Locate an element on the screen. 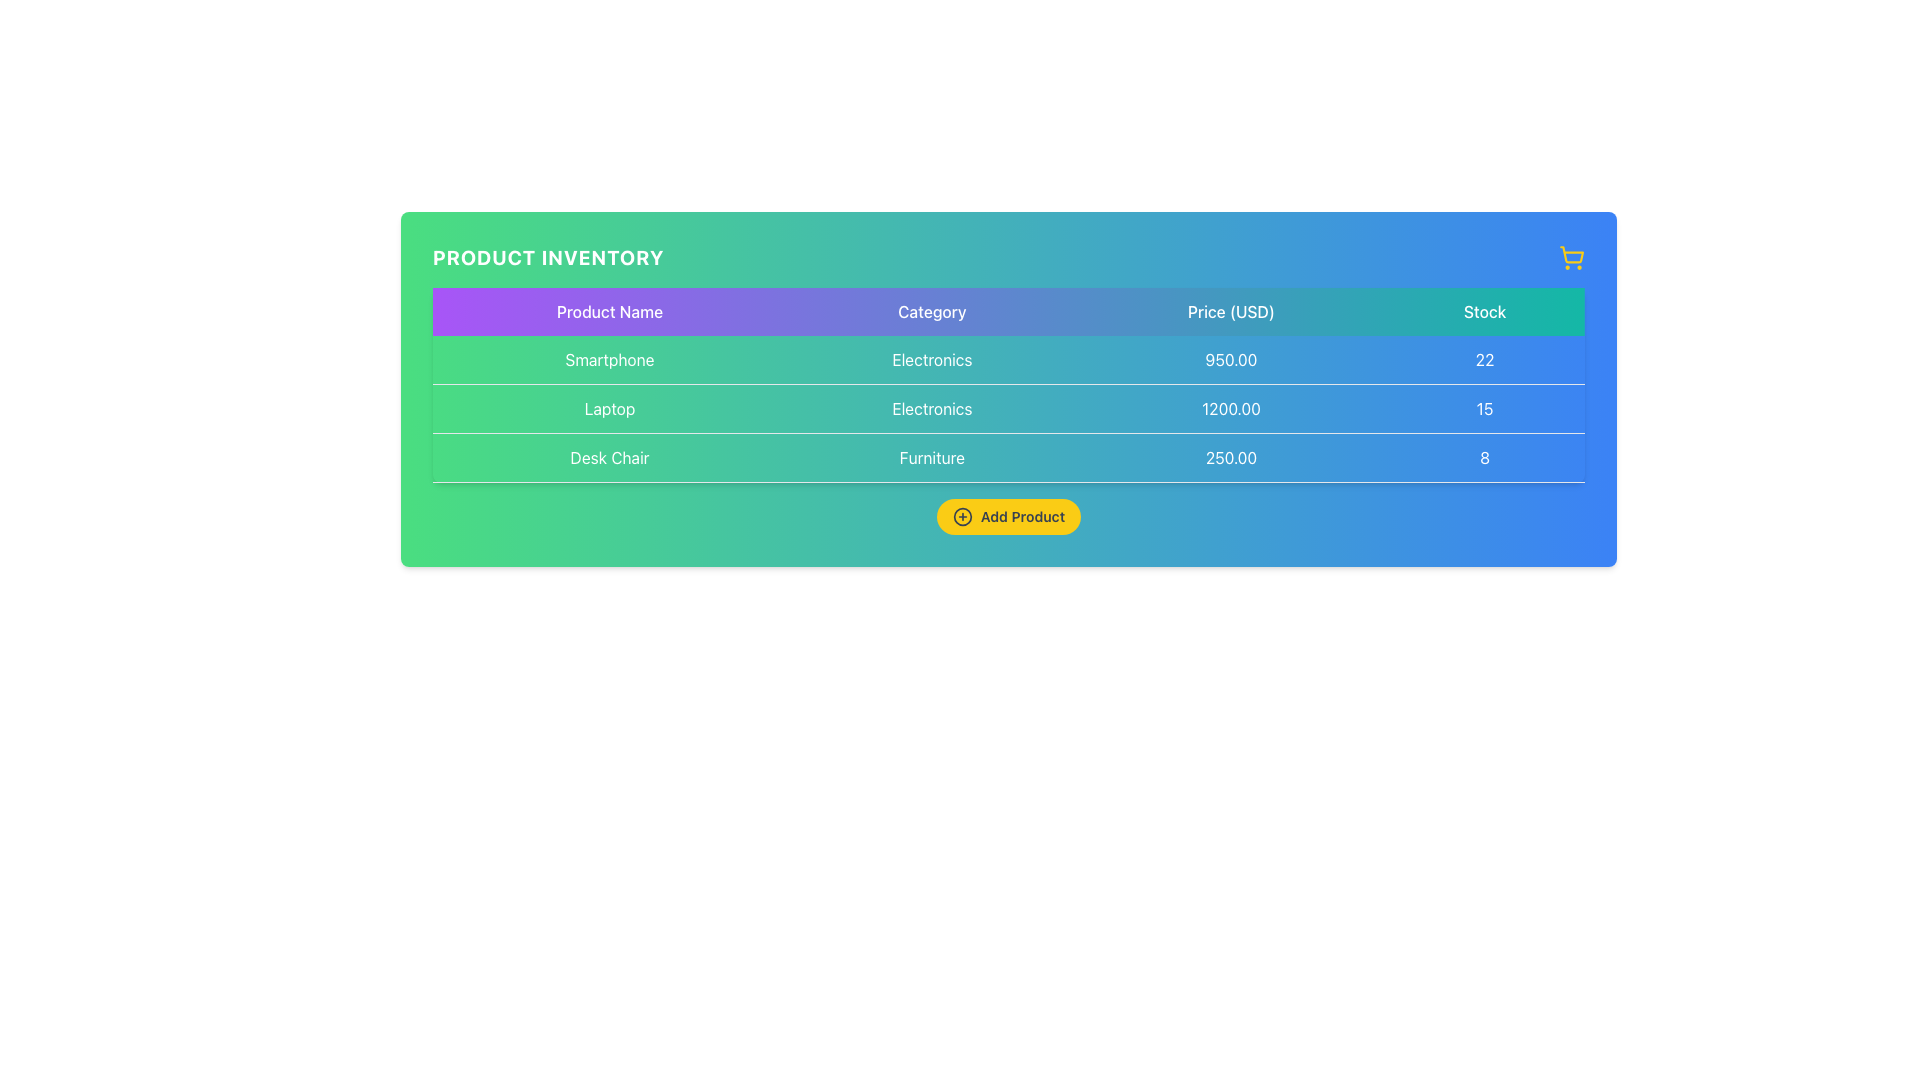 This screenshot has height=1080, width=1920. the static text element displaying the number '22', which is styled in white text on a blue background, located in the last column of the first row of a table-like structure is located at coordinates (1485, 360).